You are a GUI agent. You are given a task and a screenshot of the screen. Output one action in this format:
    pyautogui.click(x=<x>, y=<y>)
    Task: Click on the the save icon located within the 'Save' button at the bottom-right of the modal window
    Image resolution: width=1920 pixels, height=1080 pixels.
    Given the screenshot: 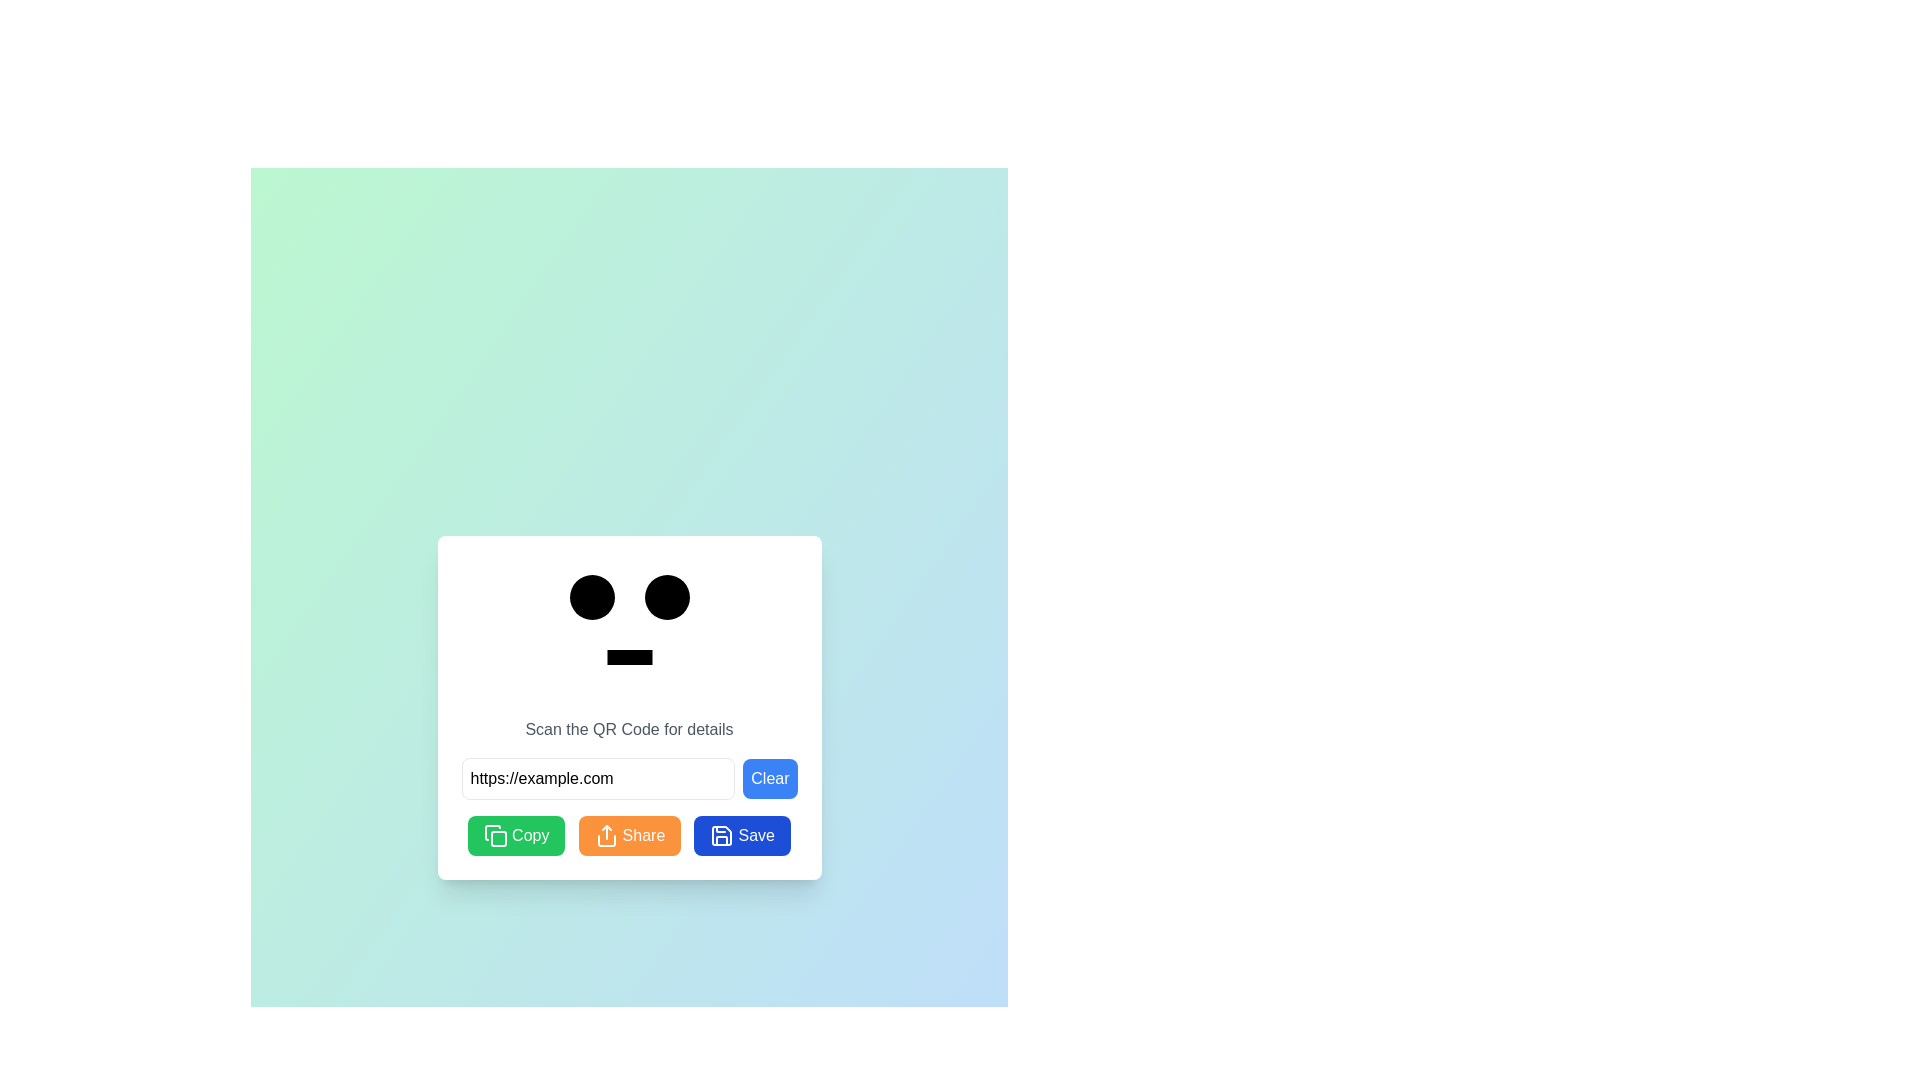 What is the action you would take?
    pyautogui.click(x=721, y=836)
    